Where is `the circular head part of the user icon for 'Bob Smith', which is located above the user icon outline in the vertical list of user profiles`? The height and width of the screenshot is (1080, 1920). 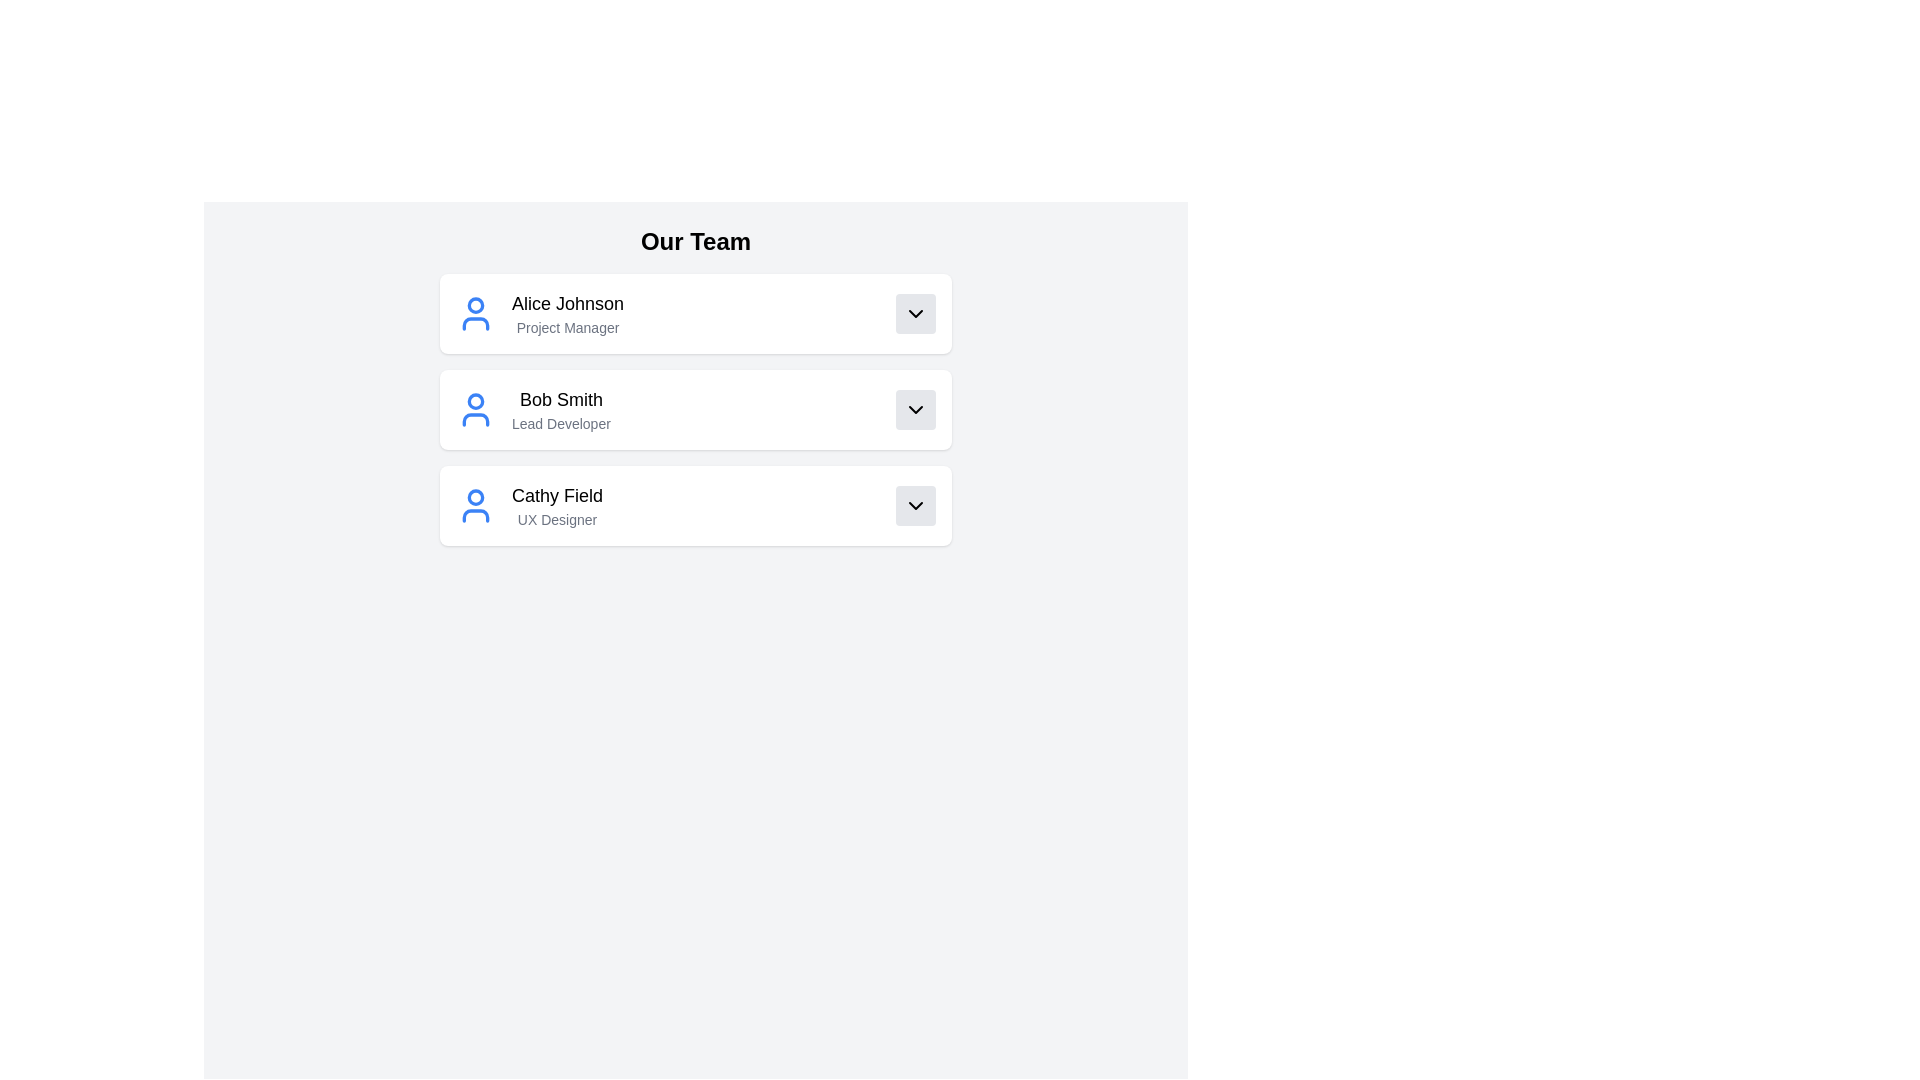
the circular head part of the user icon for 'Bob Smith', which is located above the user icon outline in the vertical list of user profiles is located at coordinates (474, 401).